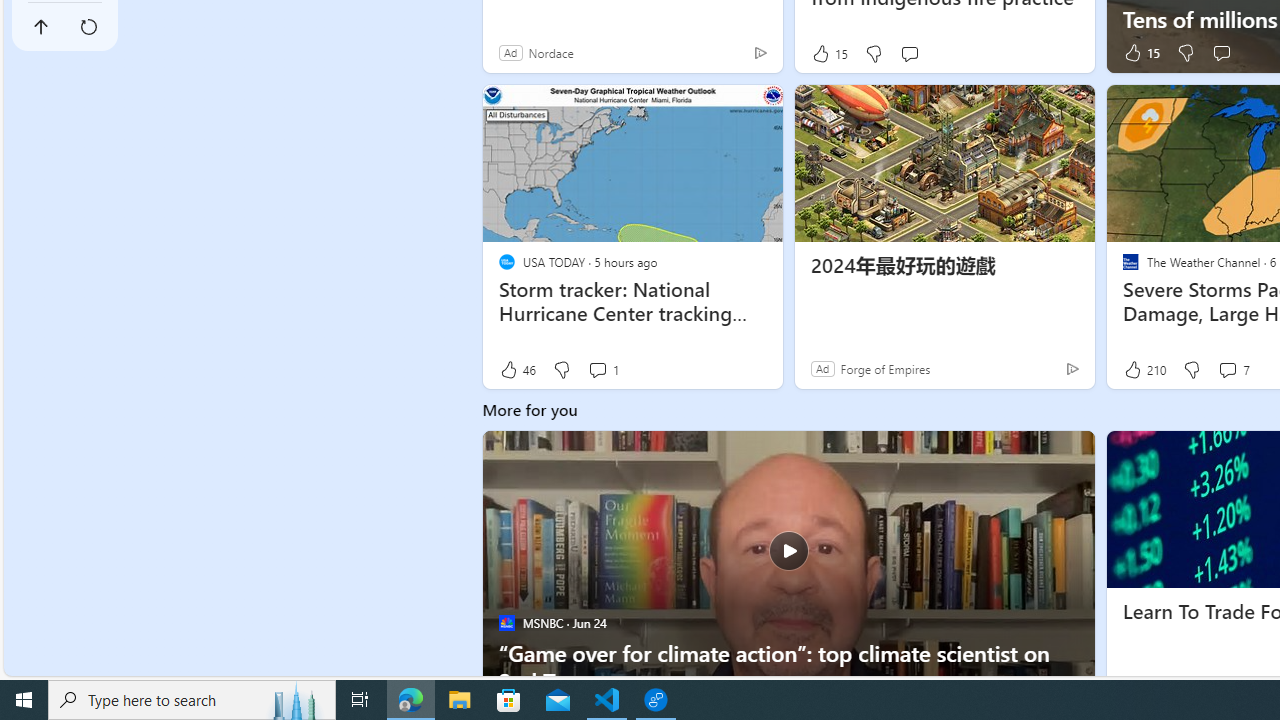 This screenshot has height=720, width=1280. What do you see at coordinates (884, 368) in the screenshot?
I see `'Forge of Empires'` at bounding box center [884, 368].